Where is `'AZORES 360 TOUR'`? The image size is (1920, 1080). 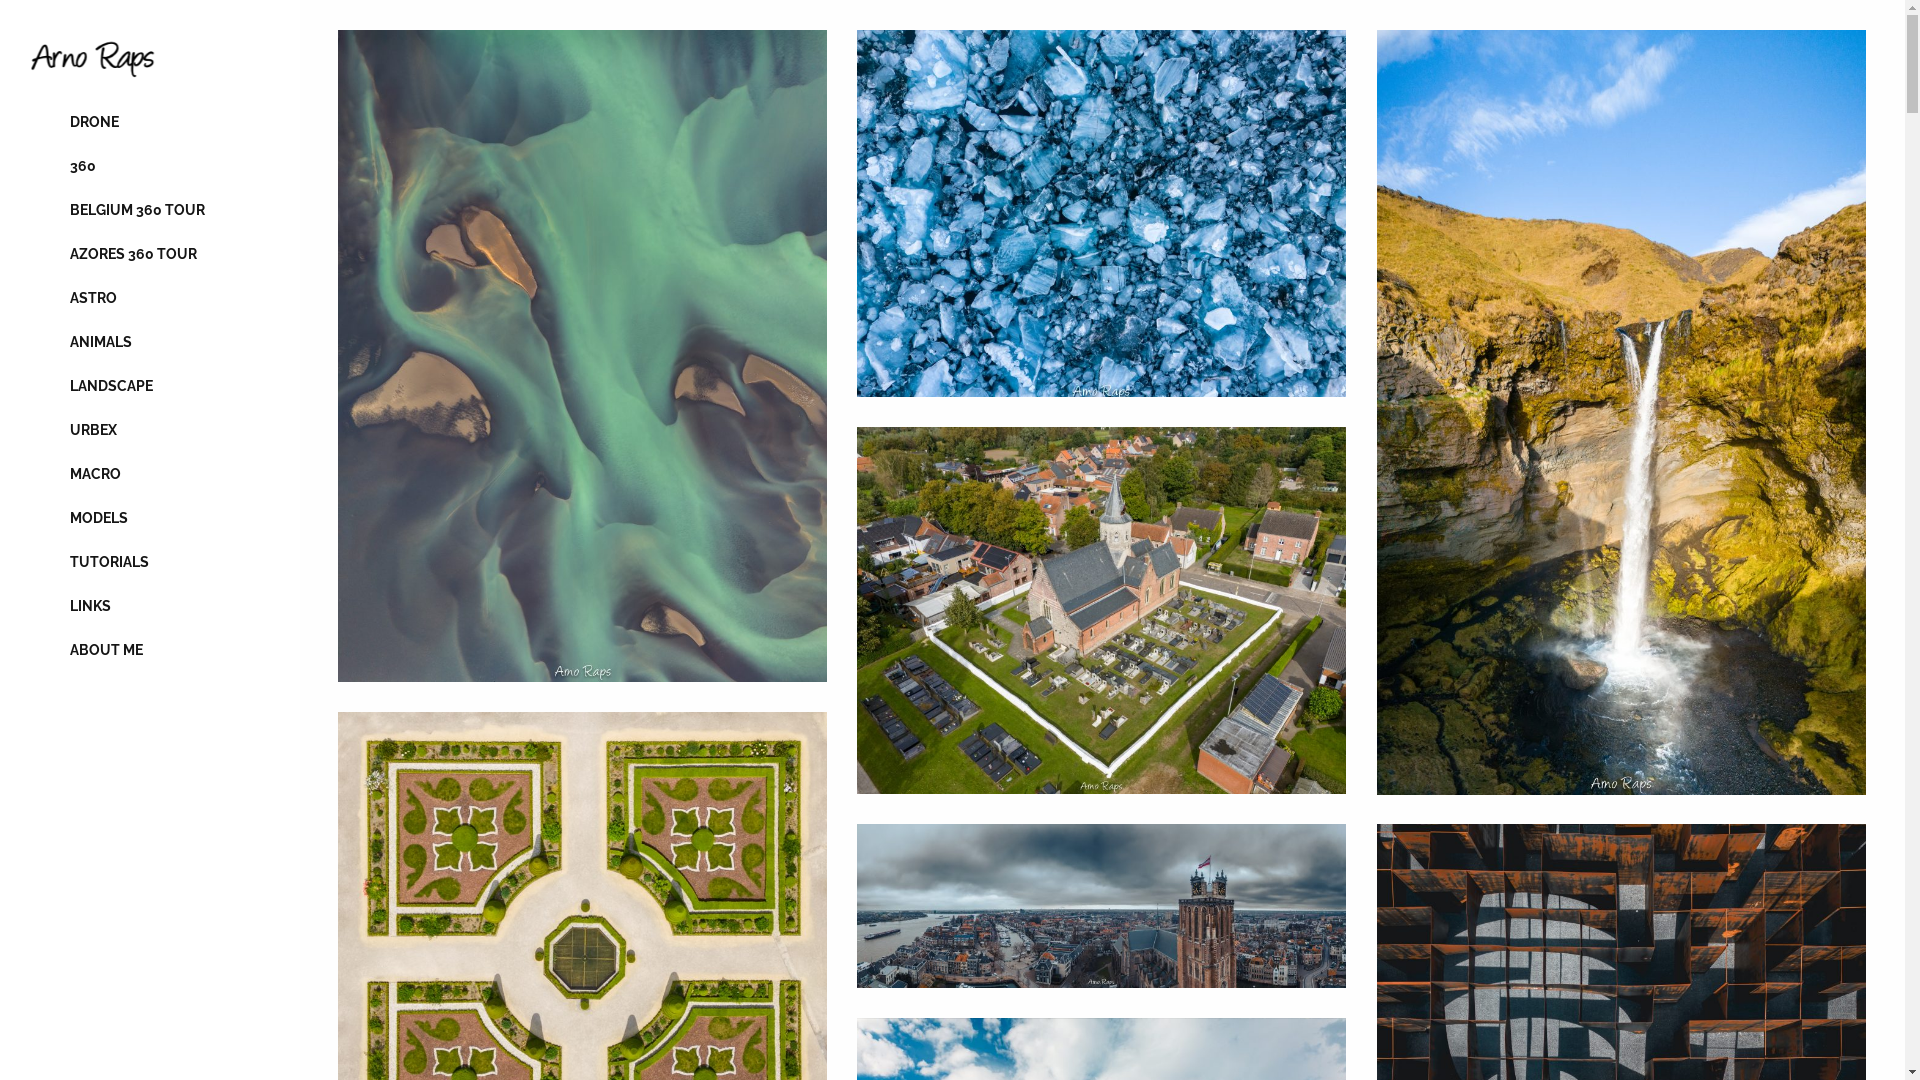 'AZORES 360 TOUR' is located at coordinates (148, 253).